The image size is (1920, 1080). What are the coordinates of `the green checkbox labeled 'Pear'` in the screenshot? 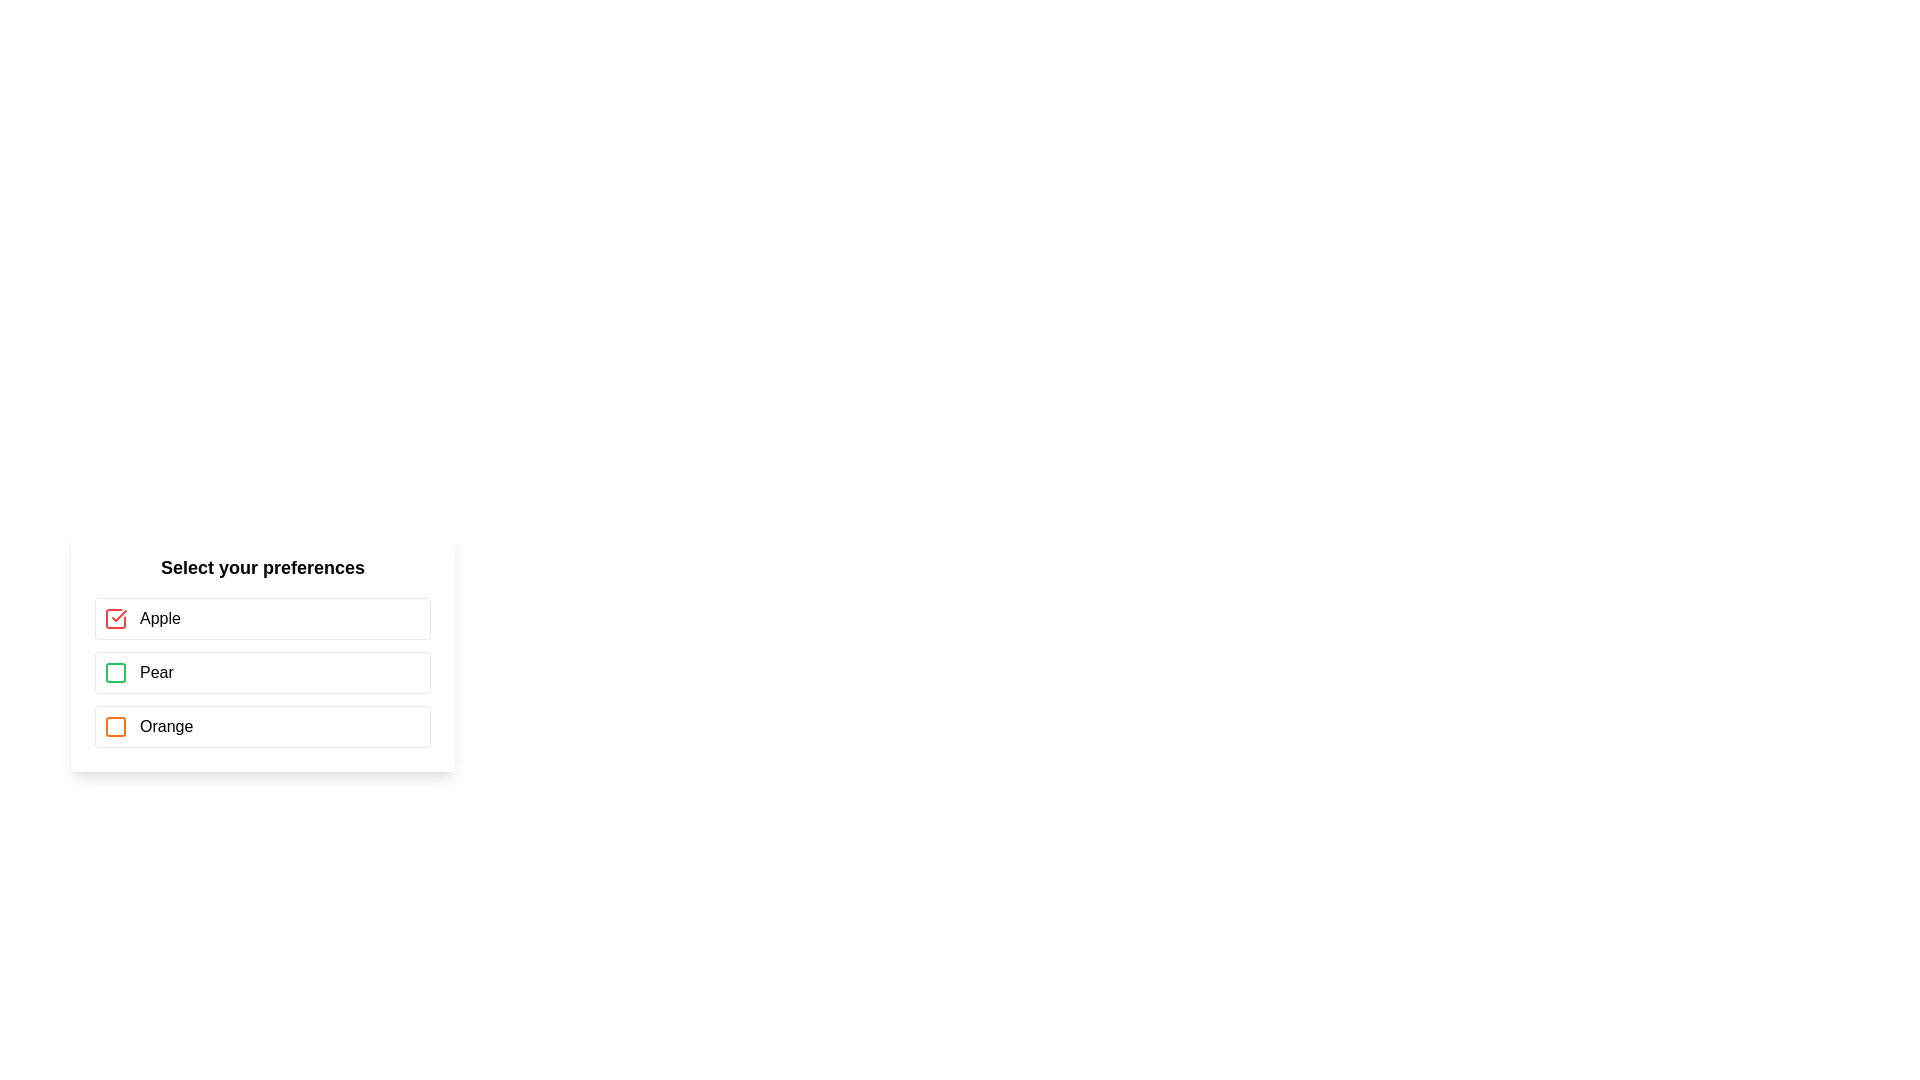 It's located at (262, 672).